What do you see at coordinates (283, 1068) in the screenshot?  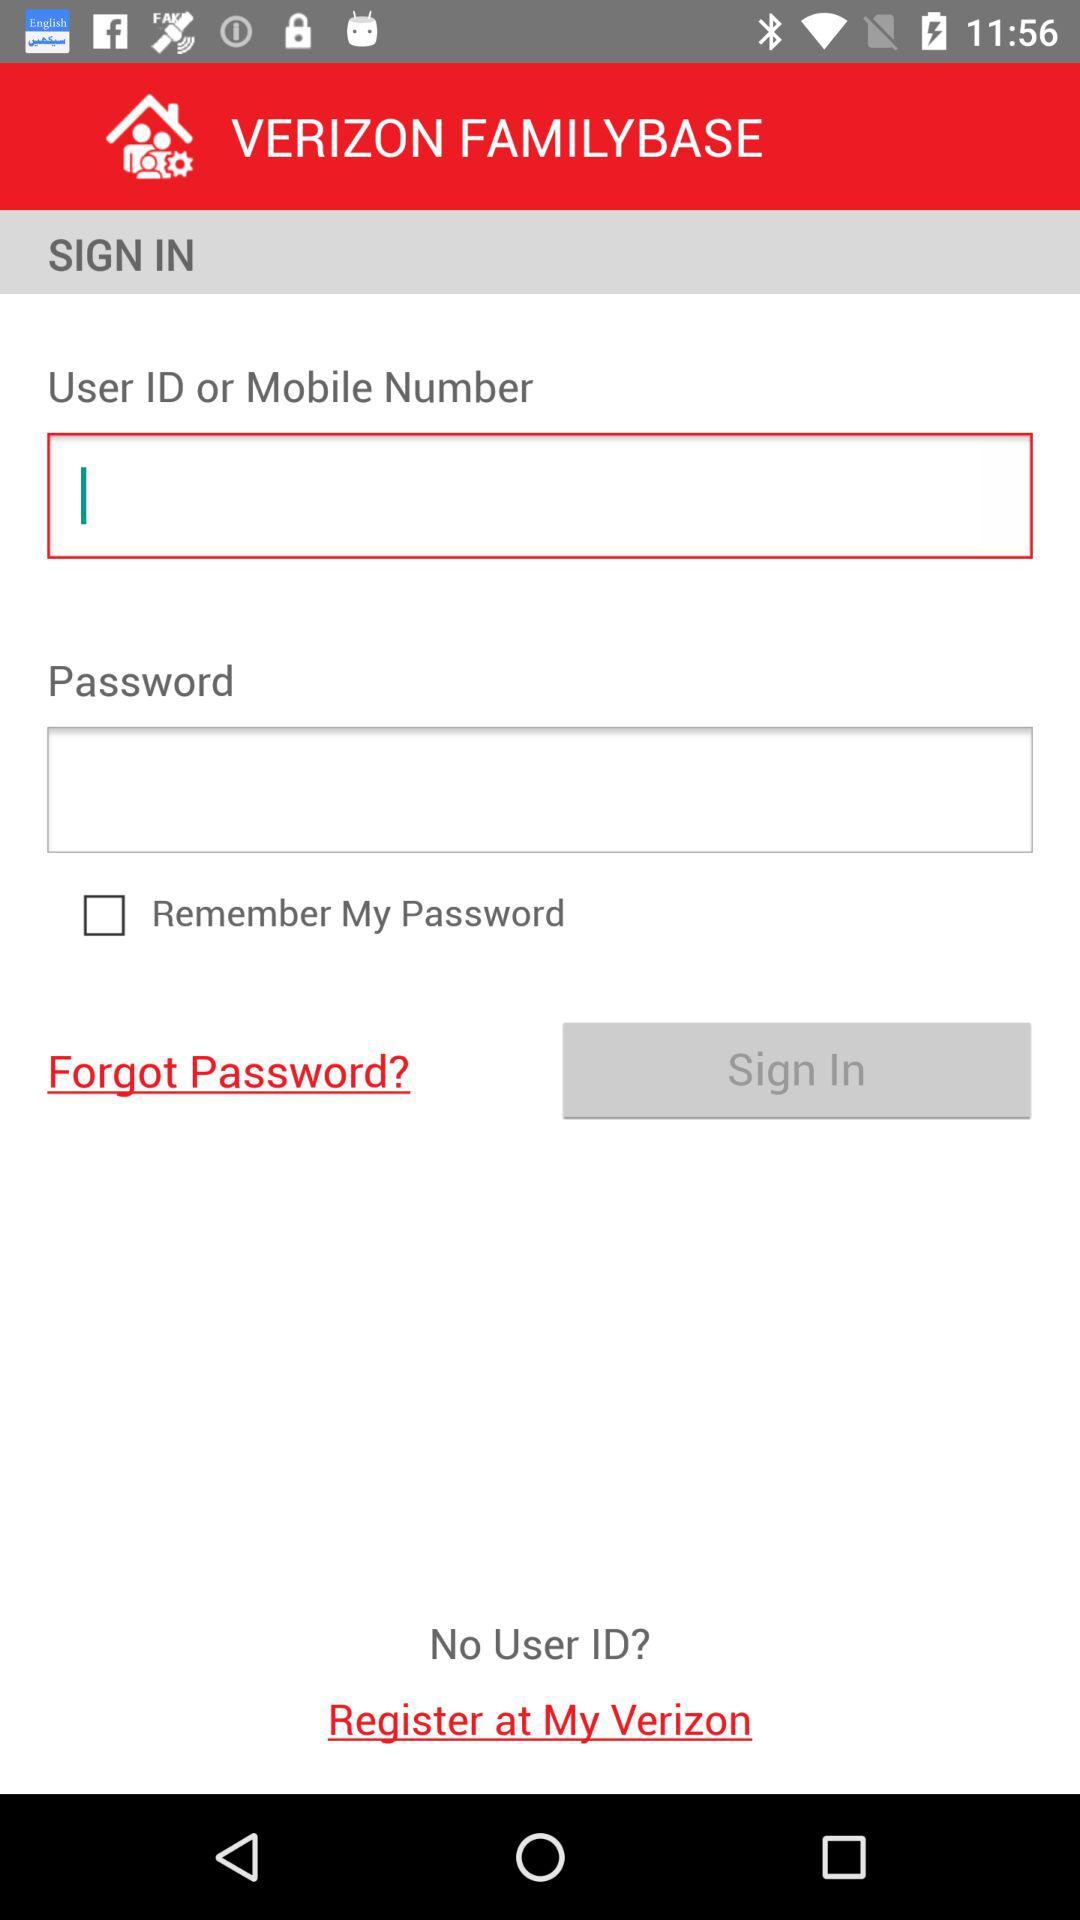 I see `the icon above no user id? icon` at bounding box center [283, 1068].